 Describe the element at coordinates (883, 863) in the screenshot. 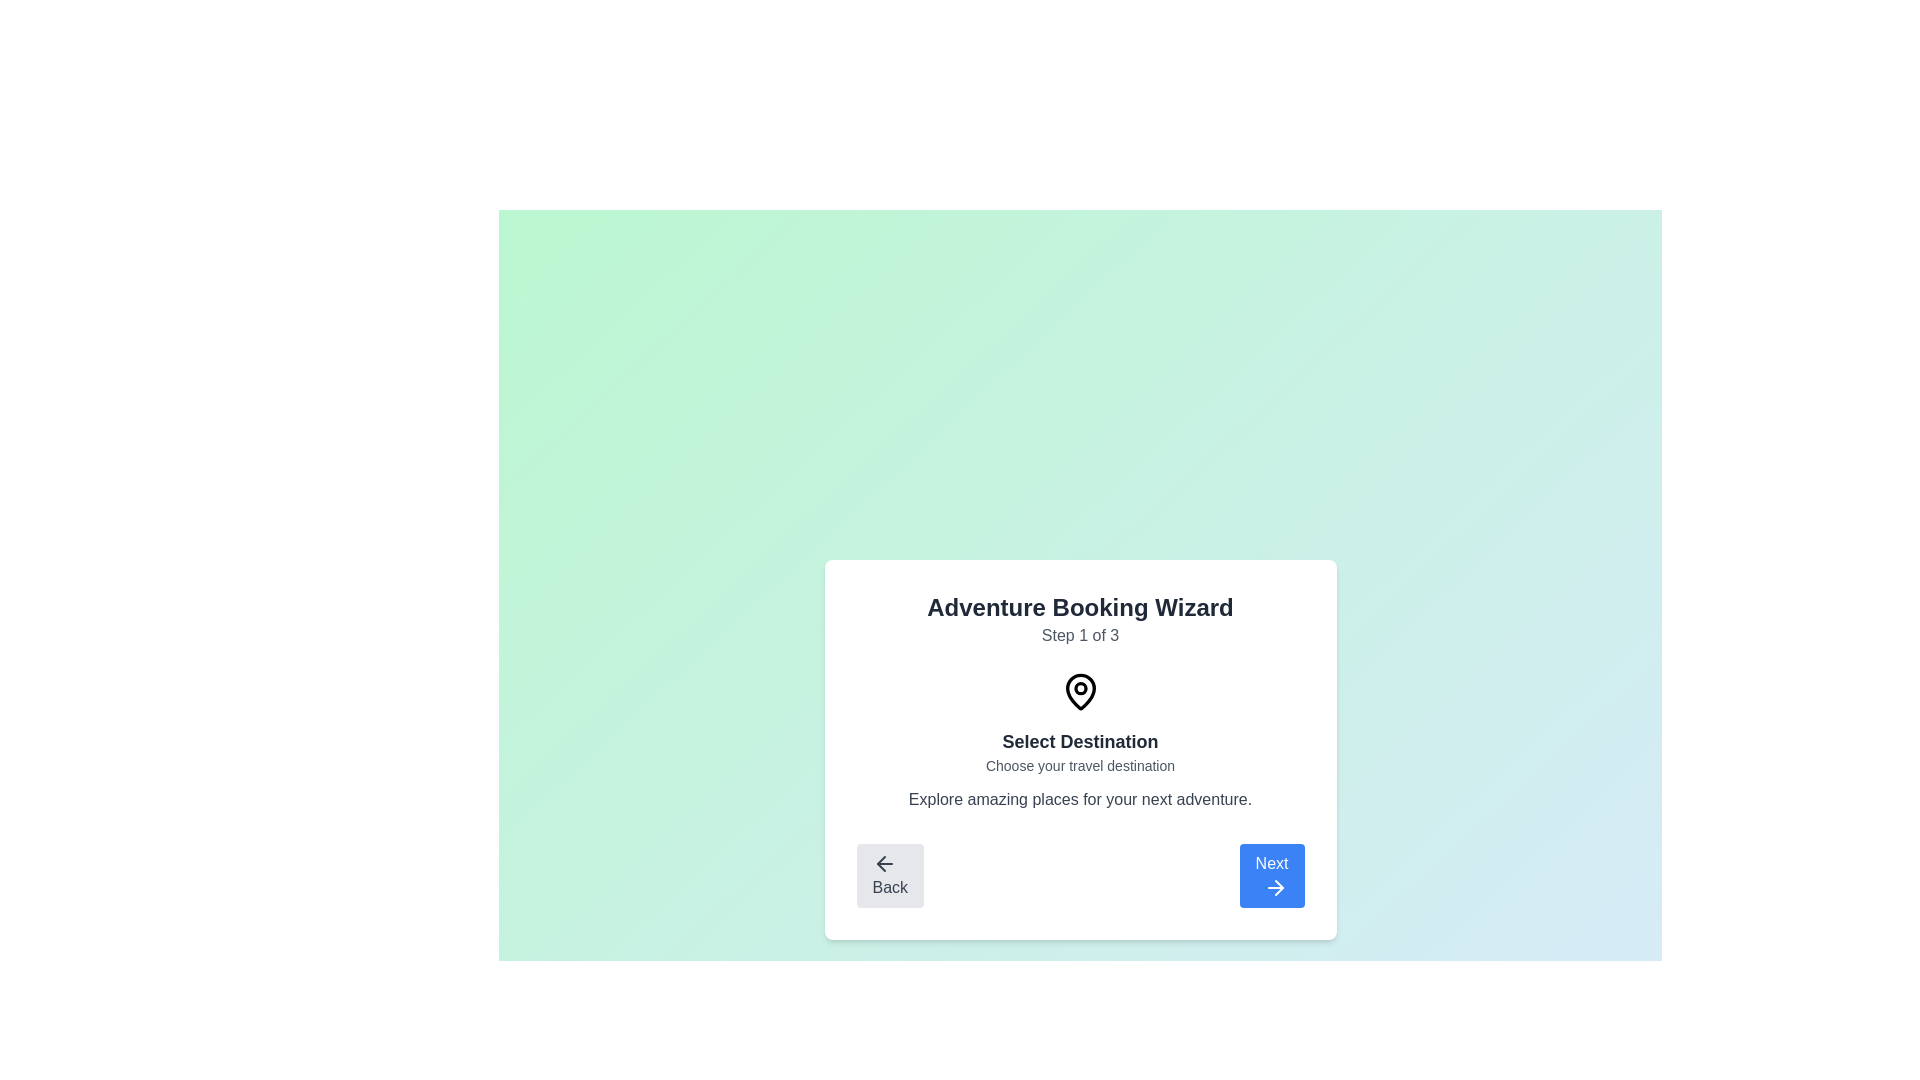

I see `the back navigation icon located within the bottom-left section of the 'Back' button on the card interface` at that location.